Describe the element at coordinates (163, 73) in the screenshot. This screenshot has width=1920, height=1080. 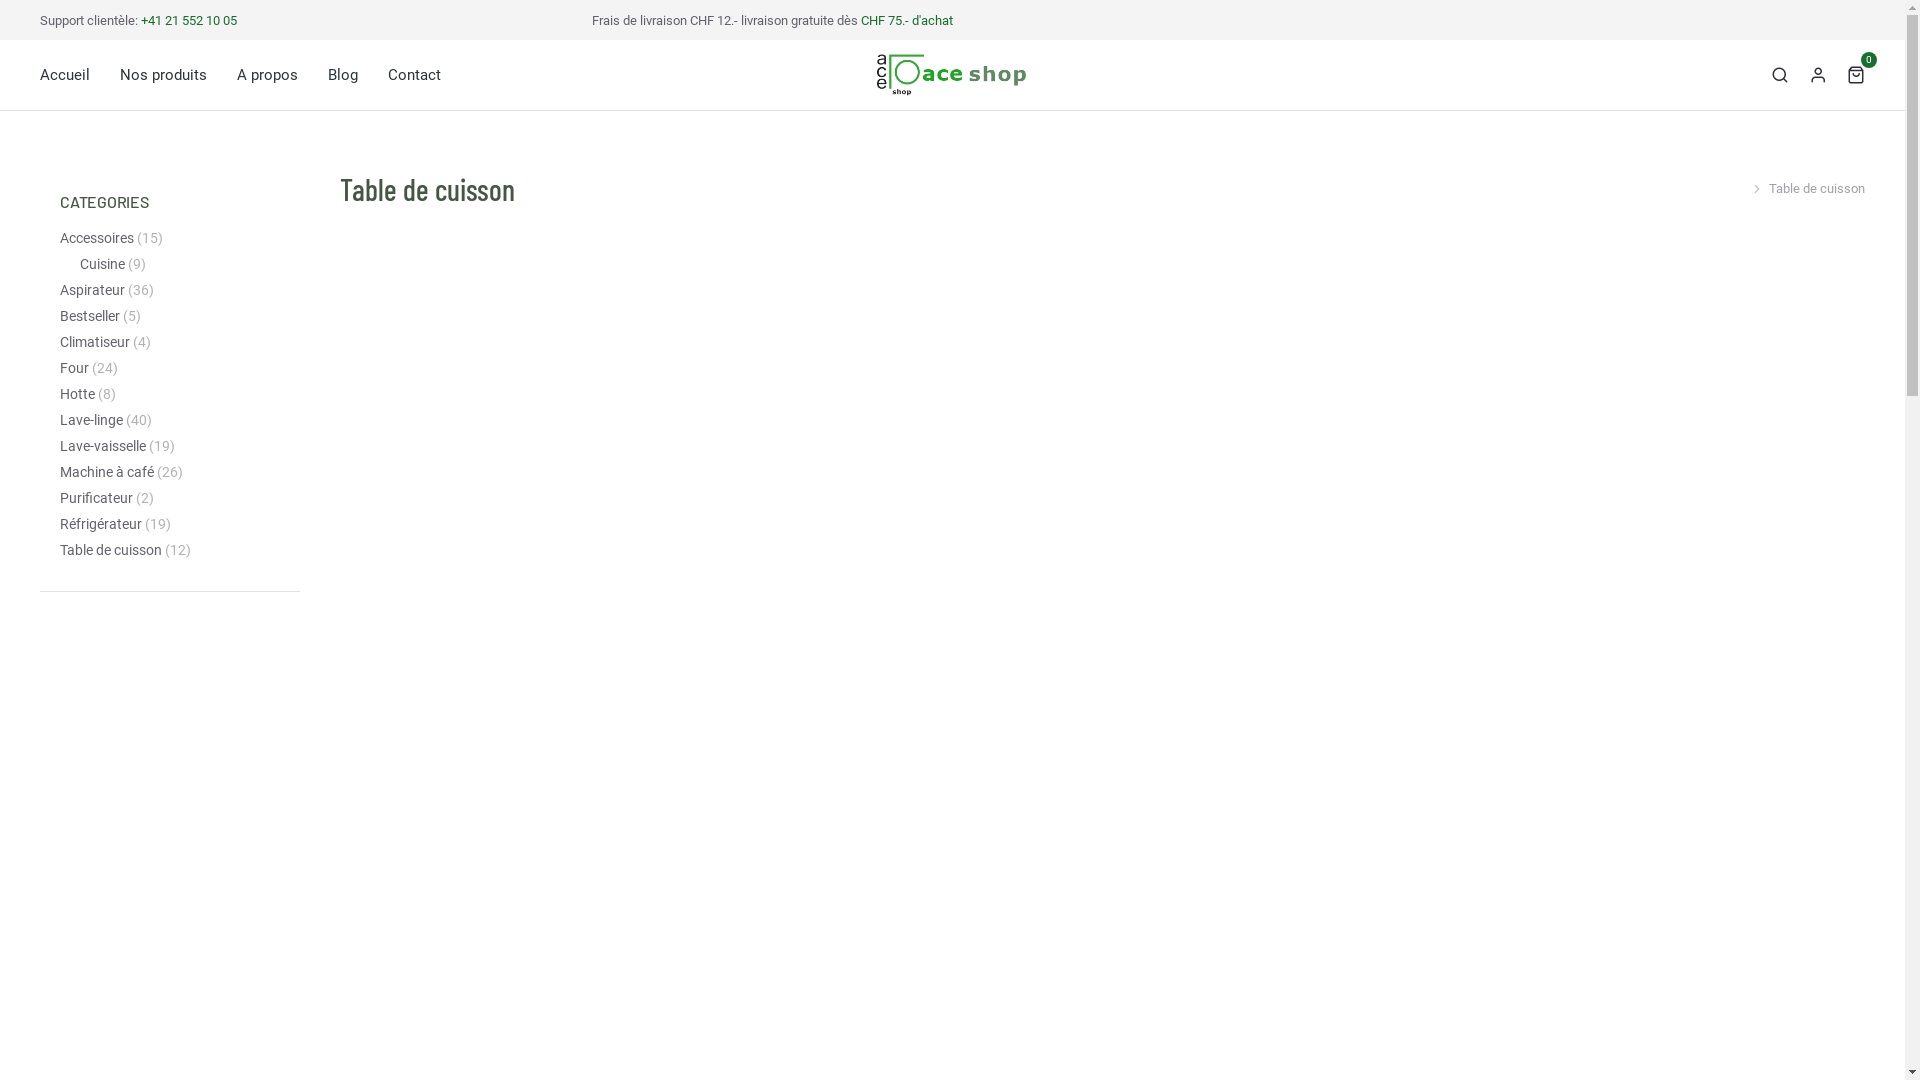
I see `'Nos produits'` at that location.